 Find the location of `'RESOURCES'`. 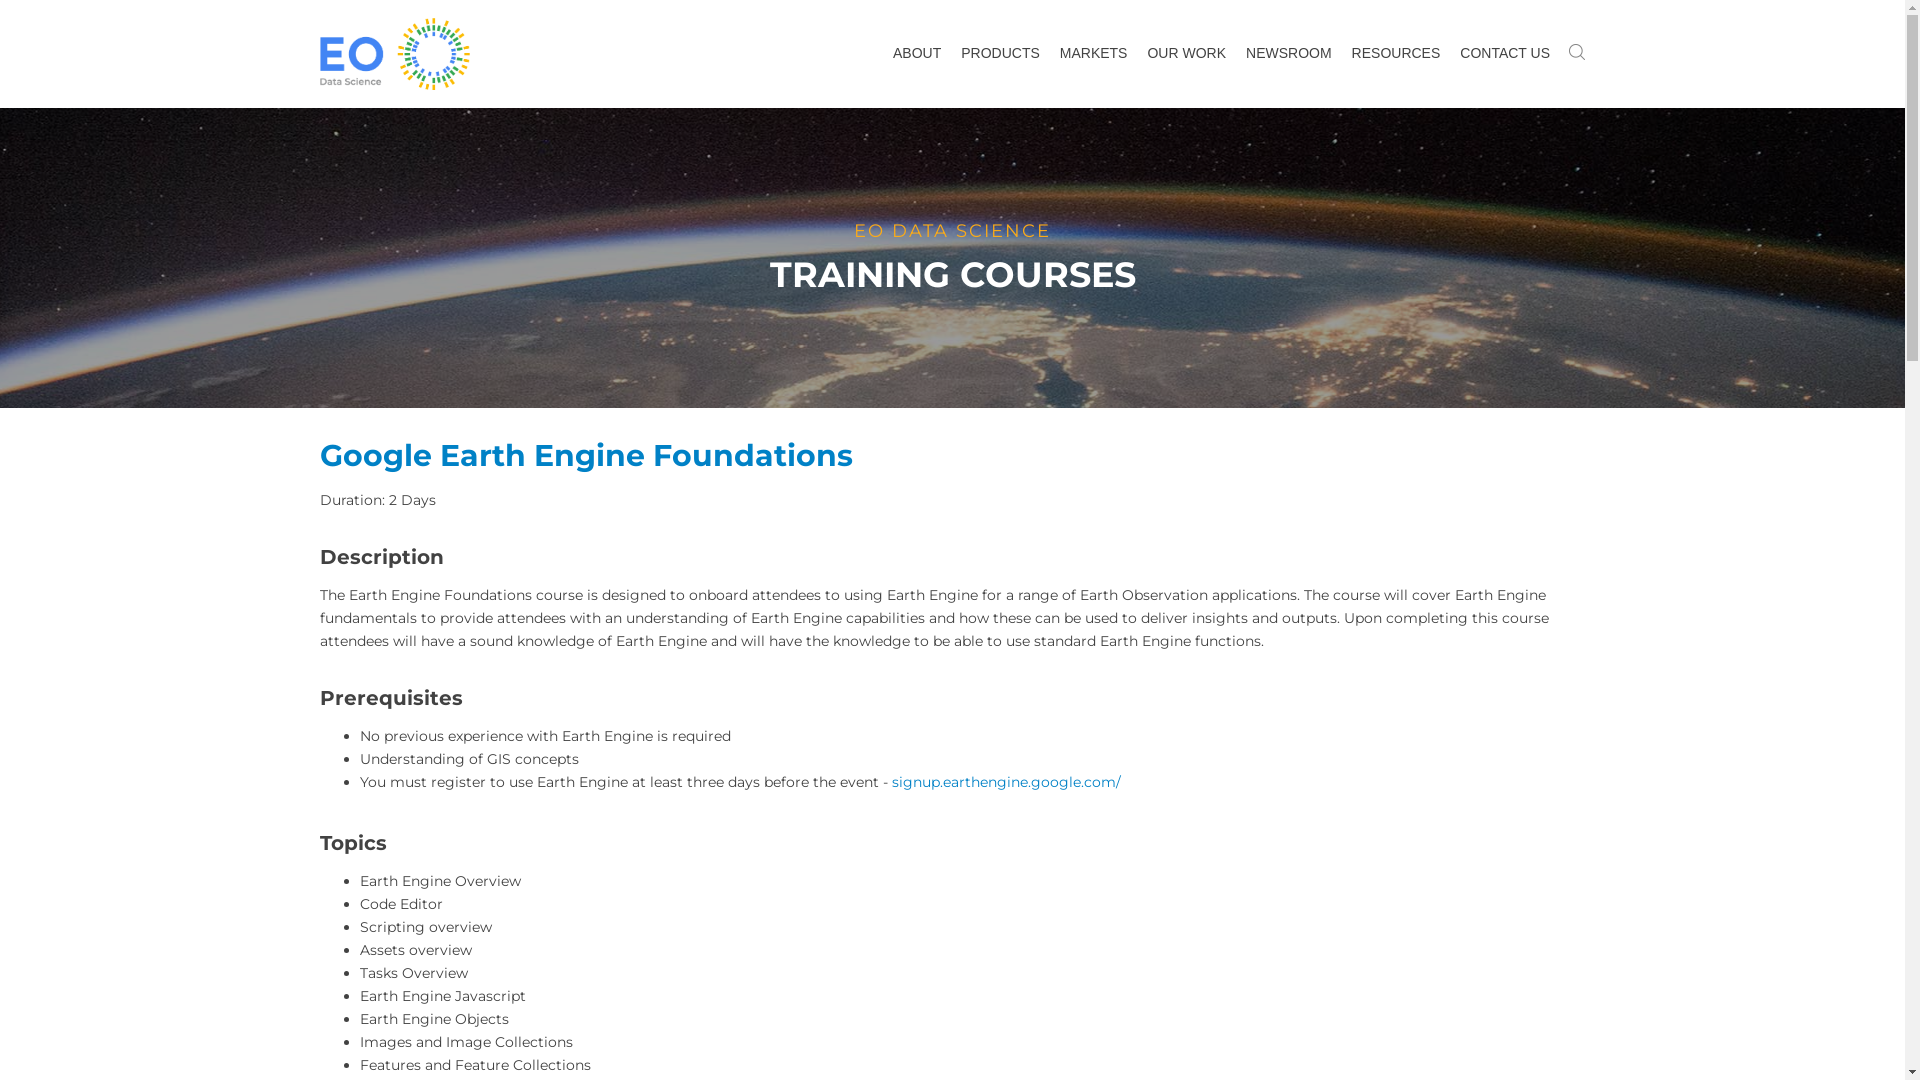

'RESOURCES' is located at coordinates (1395, 52).